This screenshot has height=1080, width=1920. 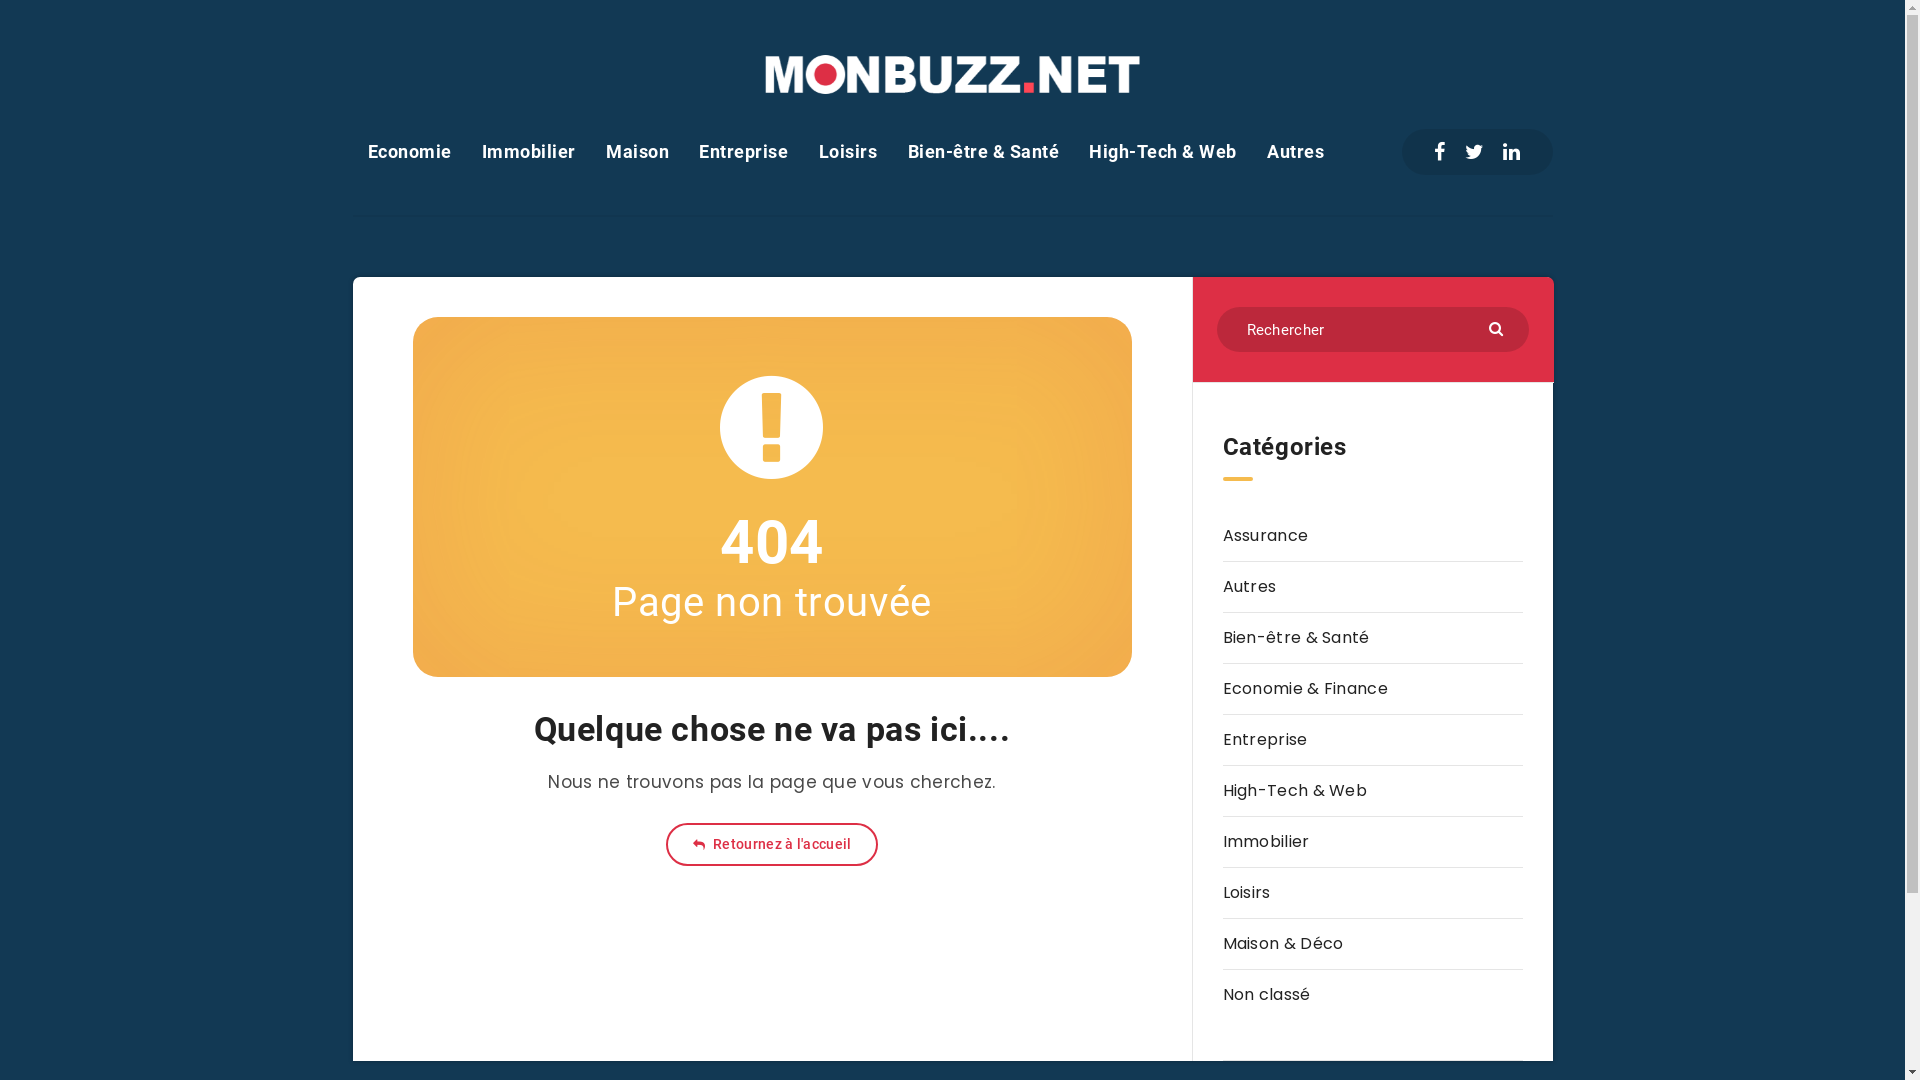 What do you see at coordinates (408, 150) in the screenshot?
I see `'Economie'` at bounding box center [408, 150].